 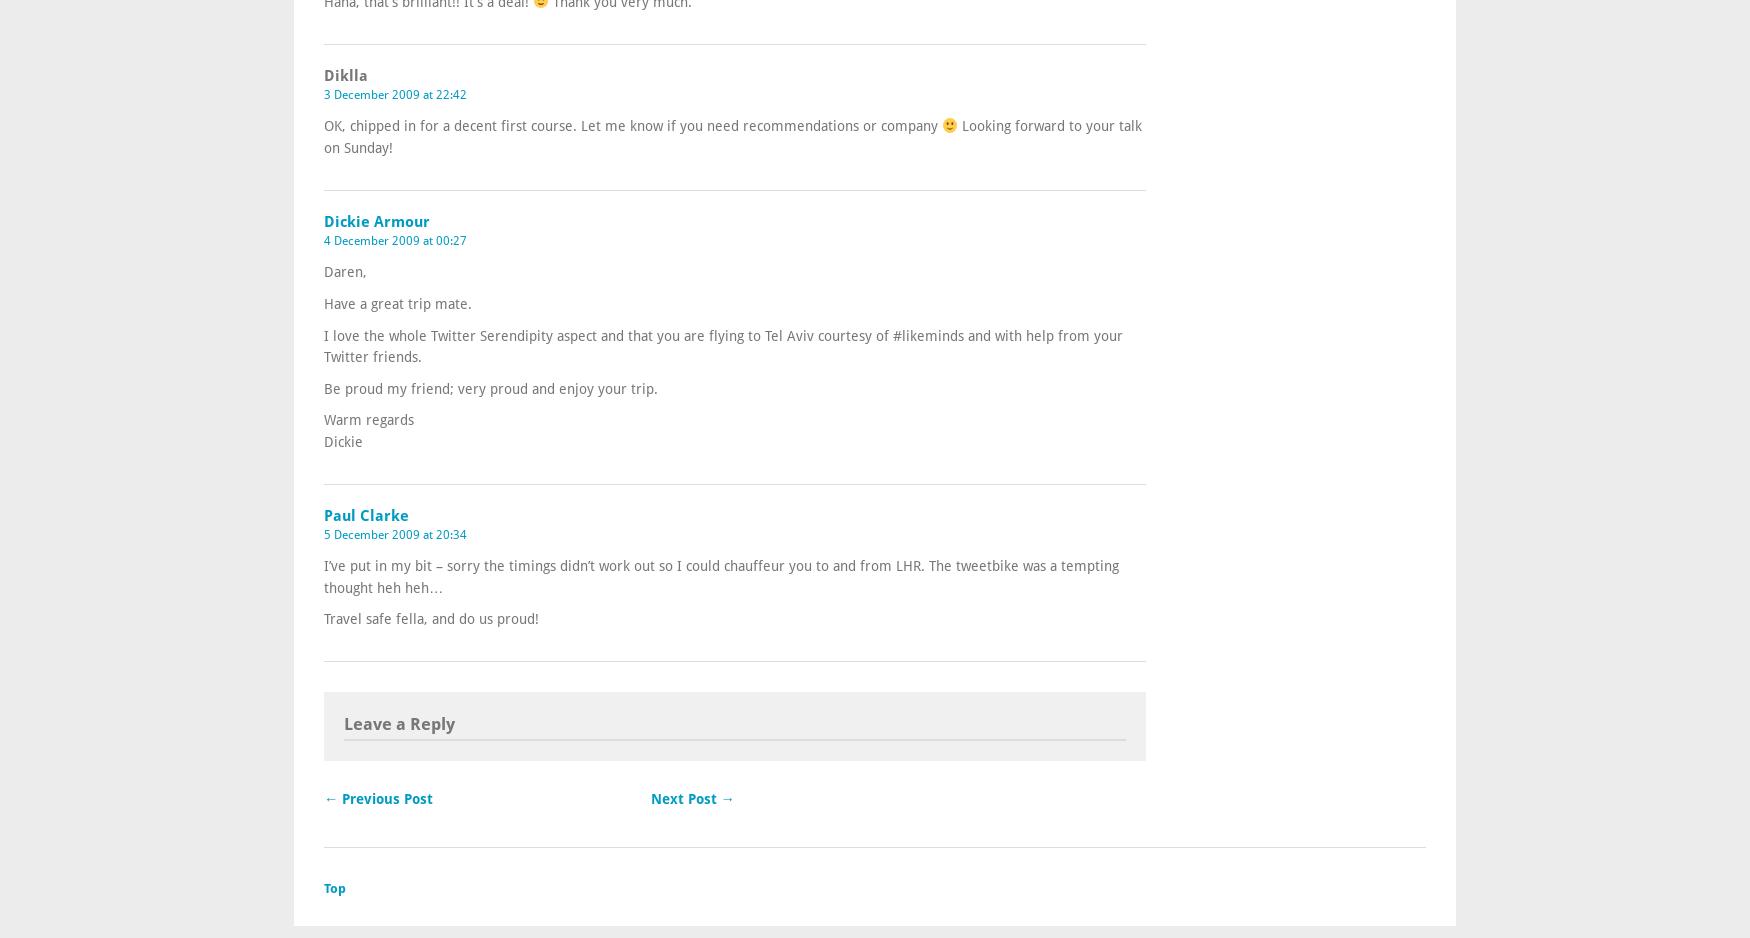 I want to click on '4 December 2009 at 00:27', so click(x=394, y=239).